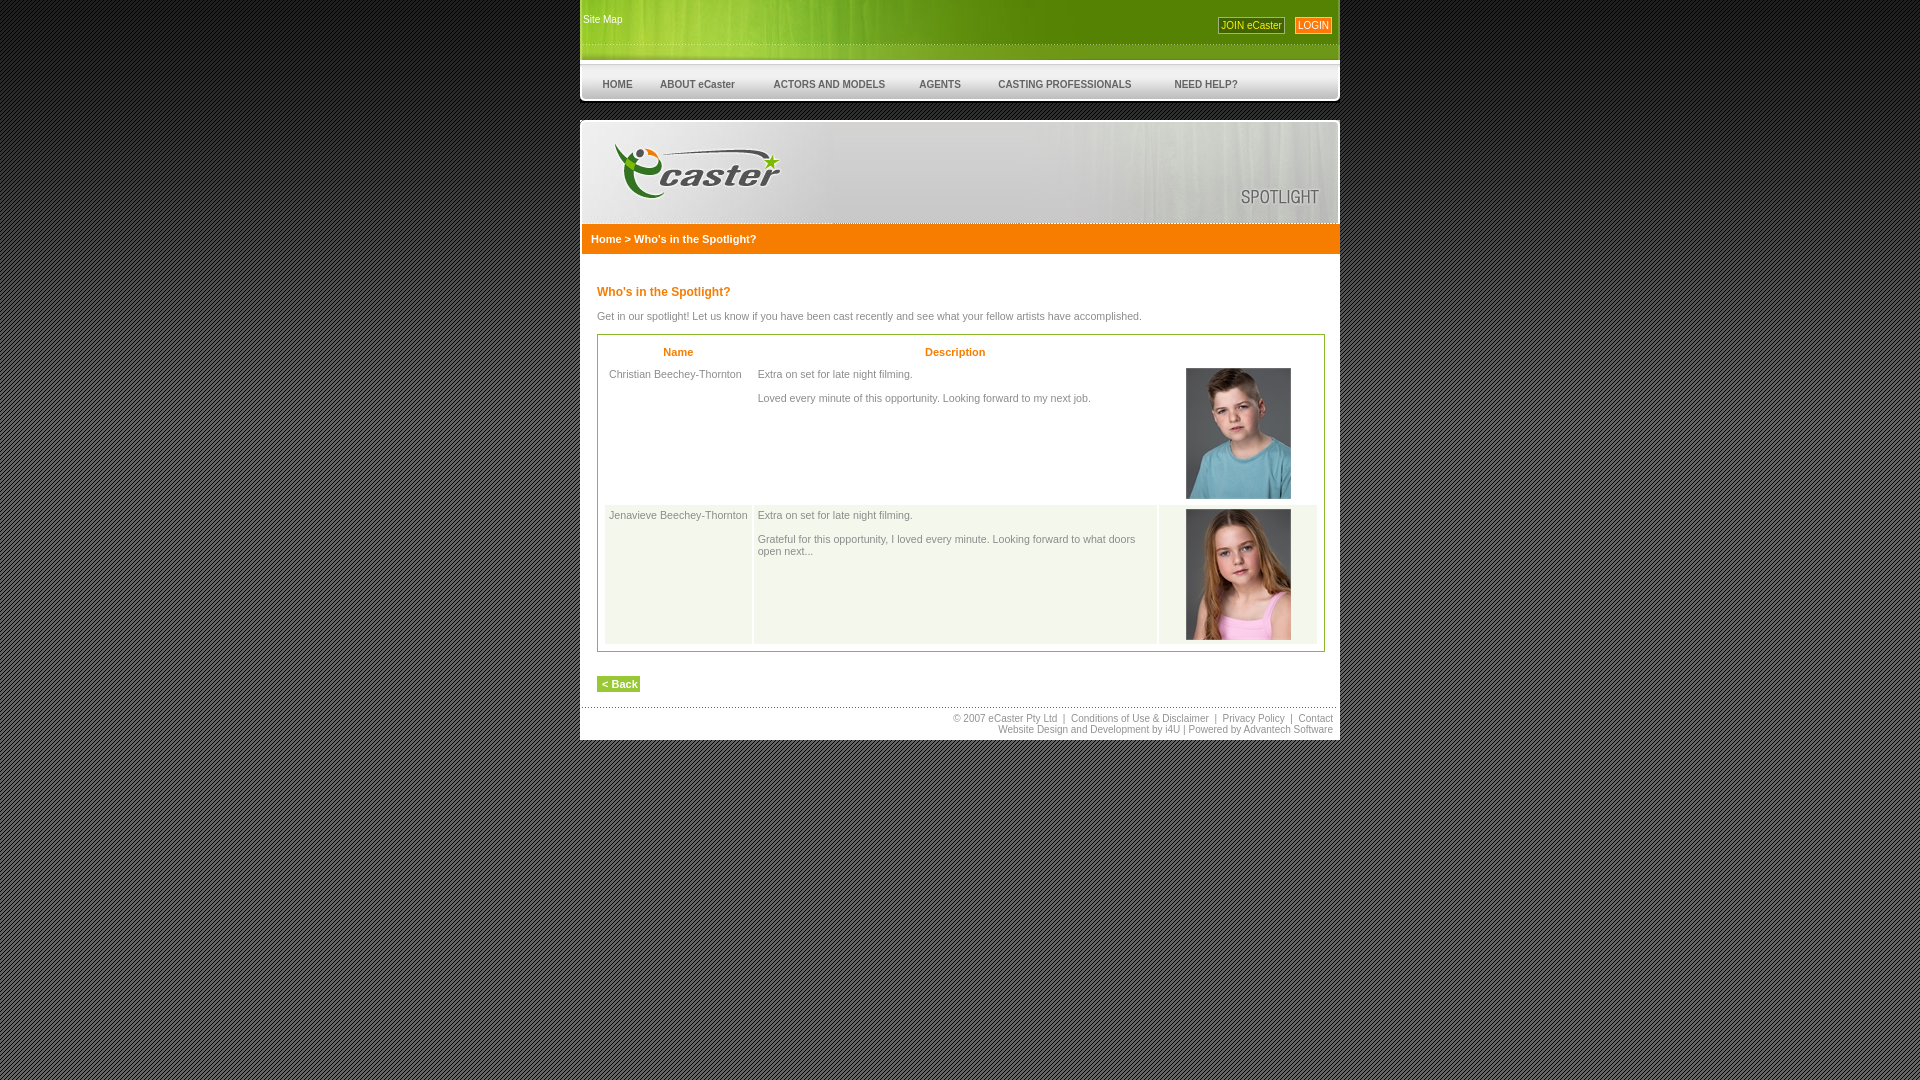  What do you see at coordinates (1204, 82) in the screenshot?
I see `' NEED HELP? '` at bounding box center [1204, 82].